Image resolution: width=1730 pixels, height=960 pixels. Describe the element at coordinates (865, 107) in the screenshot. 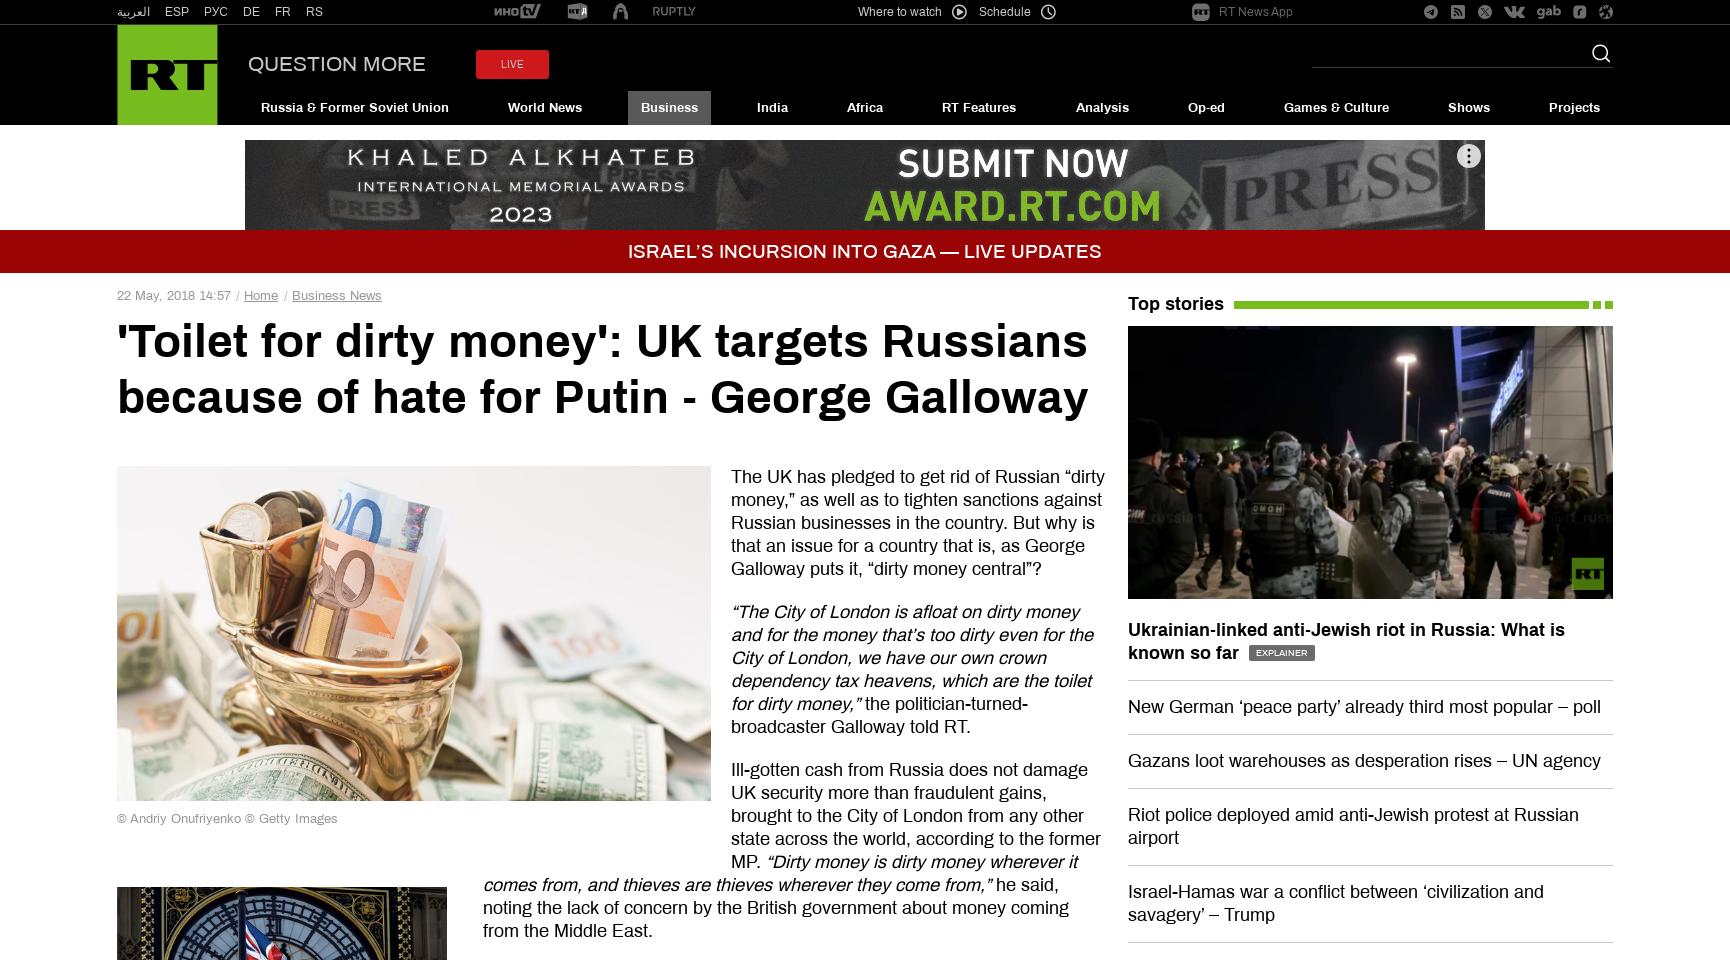

I see `'Africa'` at that location.